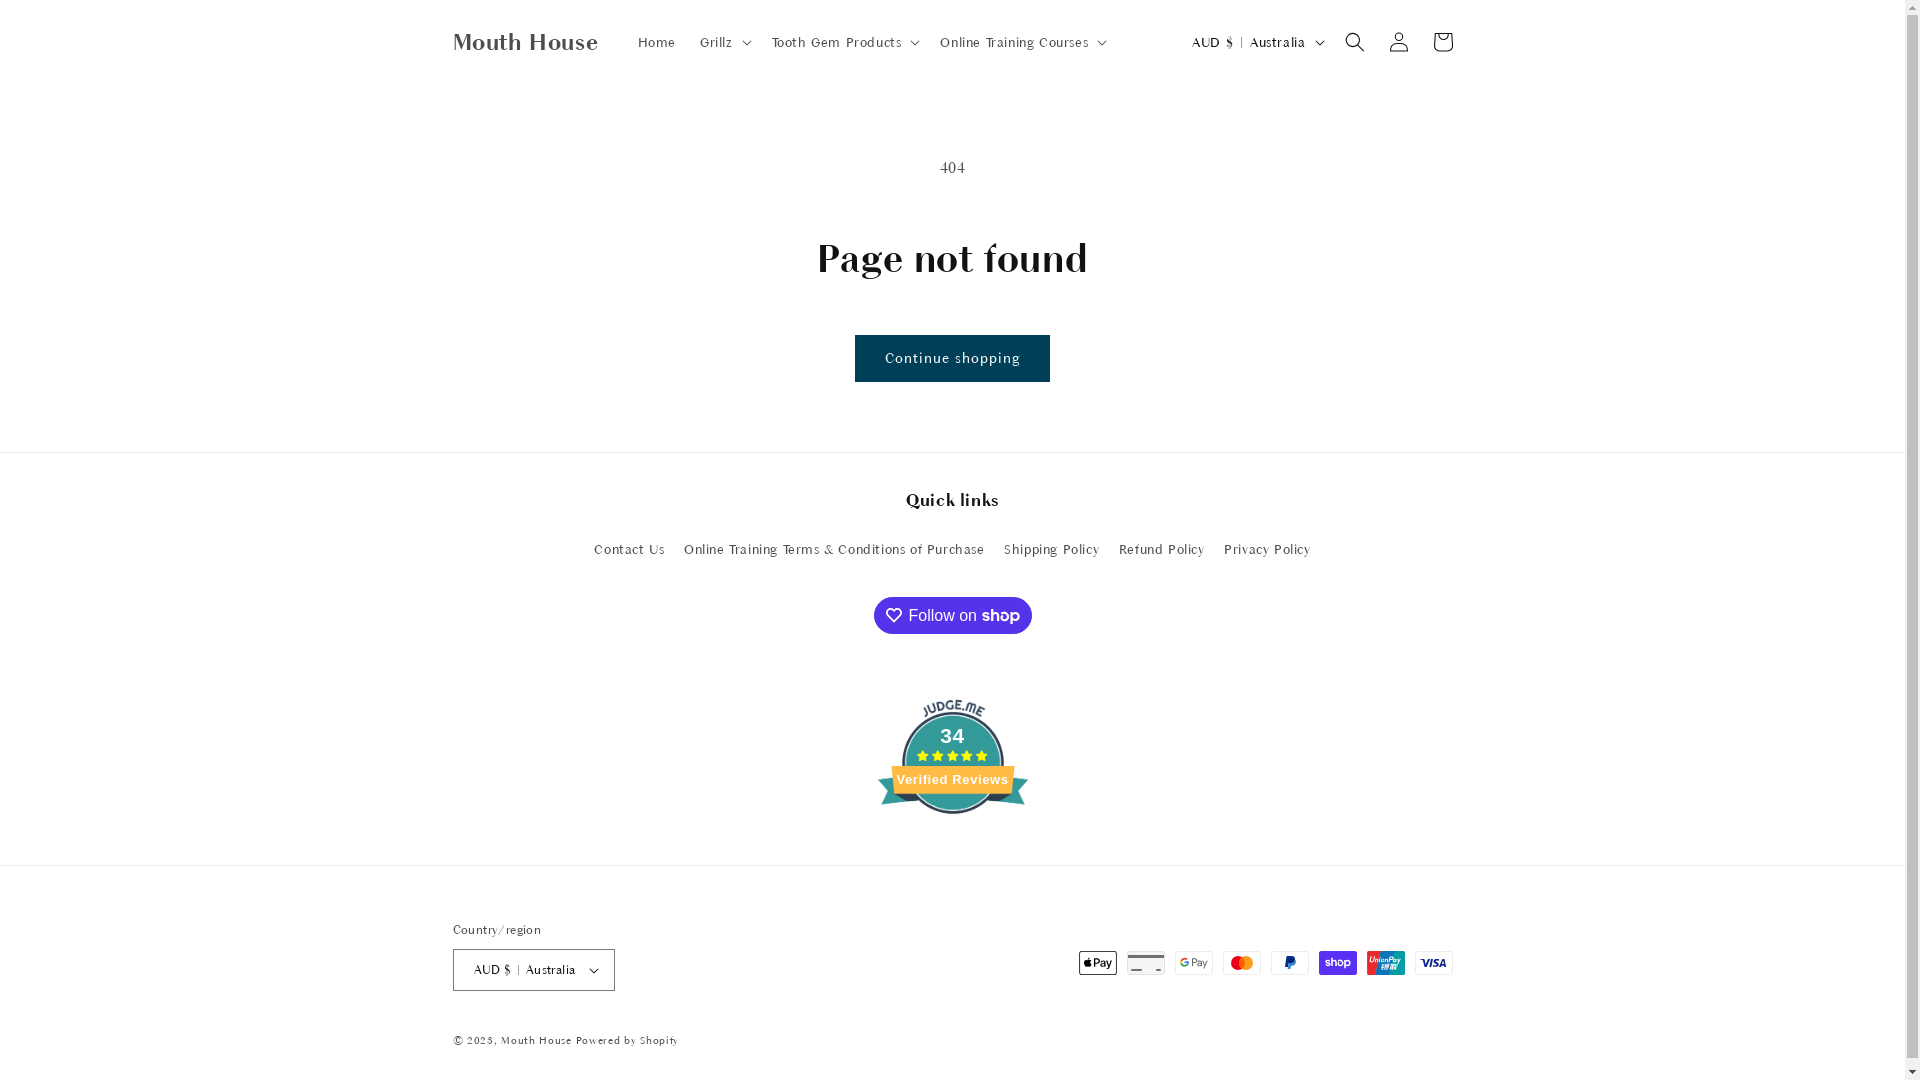 Image resolution: width=1920 pixels, height=1080 pixels. I want to click on 'Shipping Policy', so click(1050, 549).